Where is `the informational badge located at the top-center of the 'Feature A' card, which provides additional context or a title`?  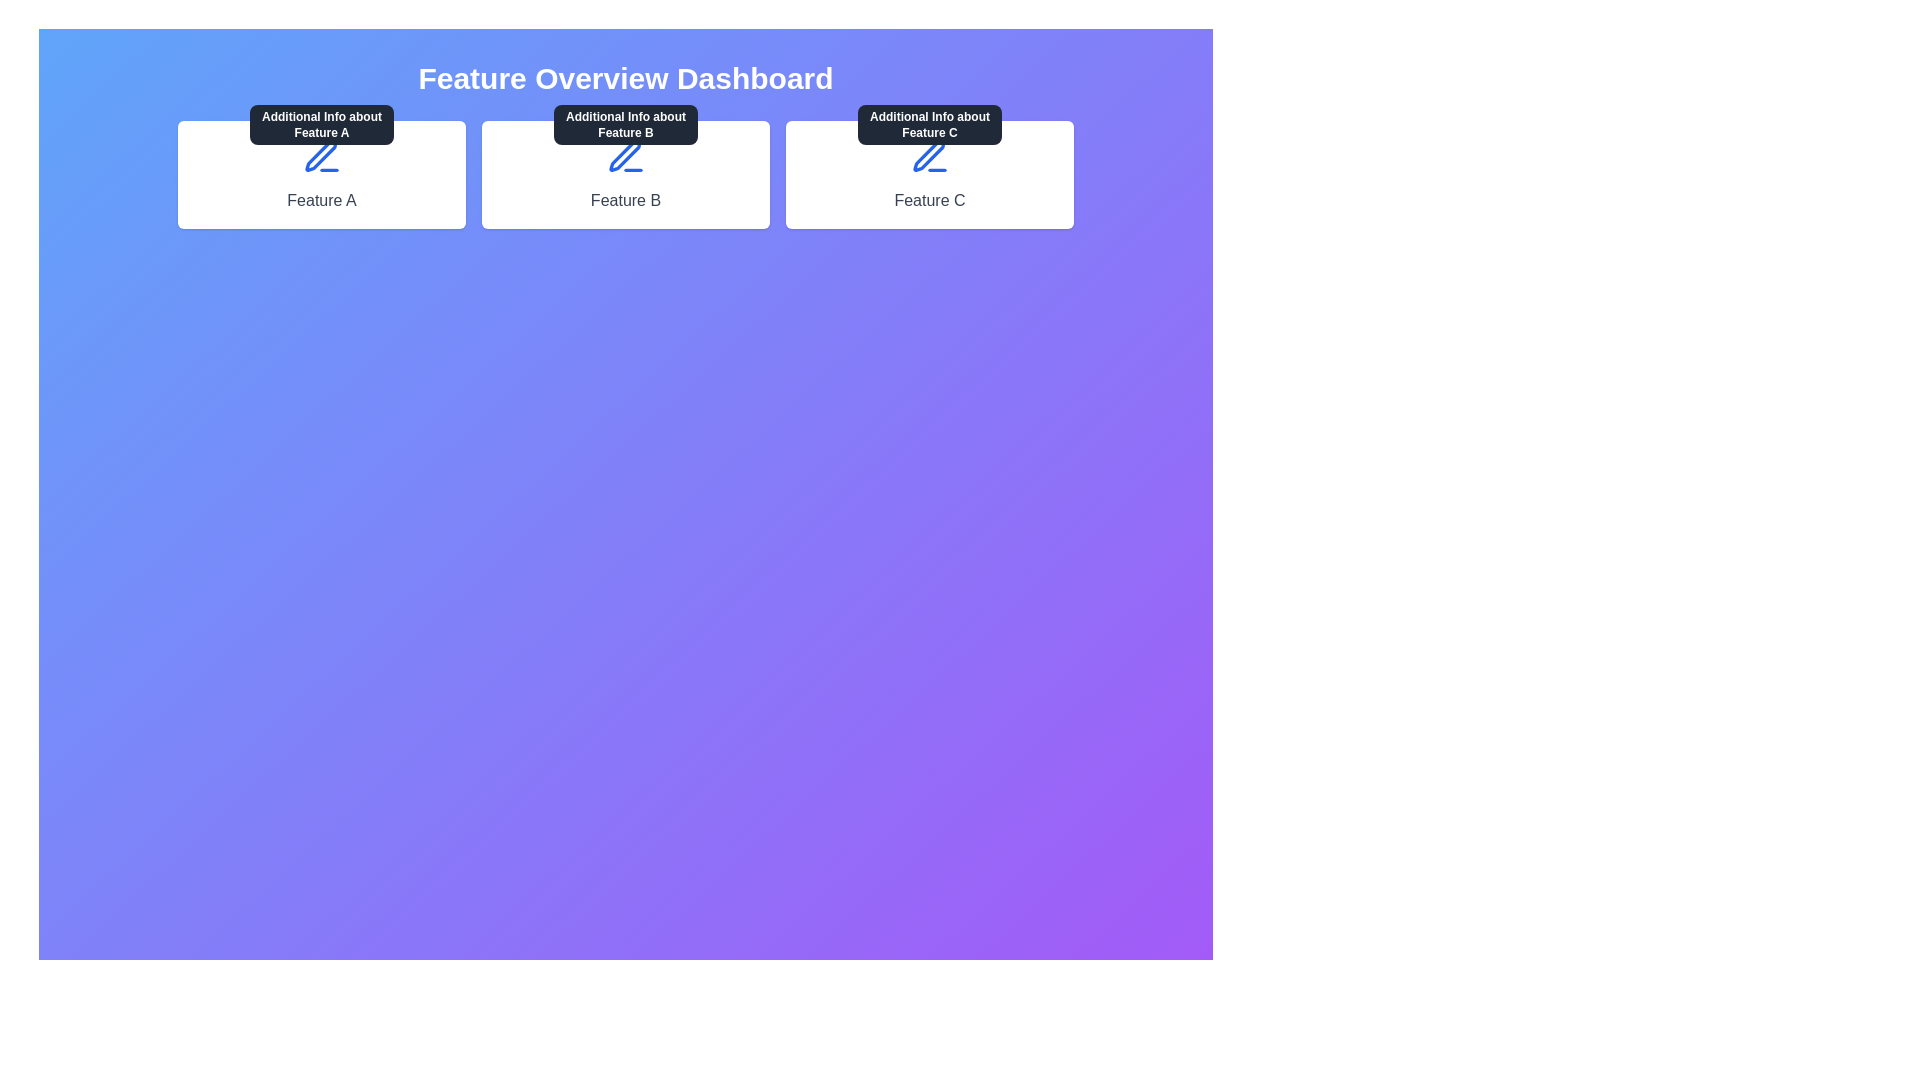
the informational badge located at the top-center of the 'Feature A' card, which provides additional context or a title is located at coordinates (321, 124).